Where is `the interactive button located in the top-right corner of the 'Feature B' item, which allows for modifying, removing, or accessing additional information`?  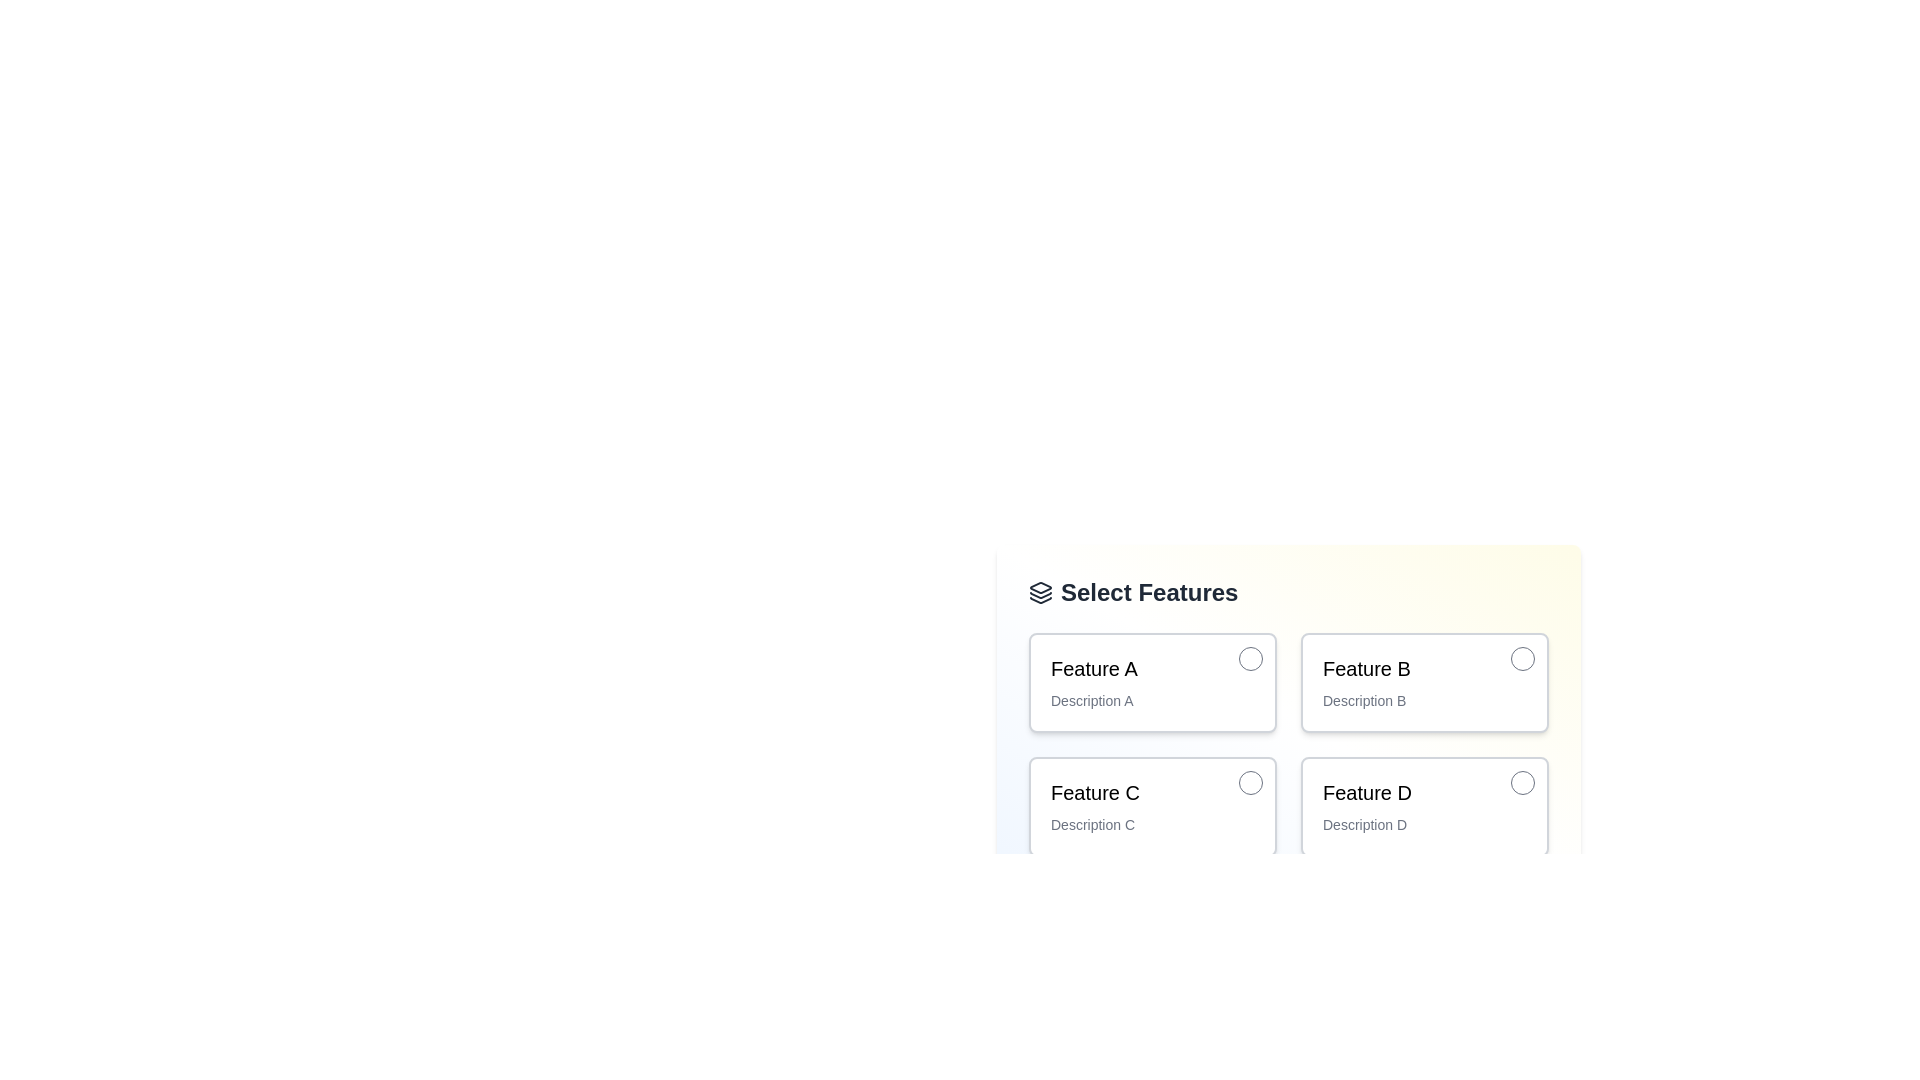
the interactive button located in the top-right corner of the 'Feature B' item, which allows for modifying, removing, or accessing additional information is located at coordinates (1521, 659).